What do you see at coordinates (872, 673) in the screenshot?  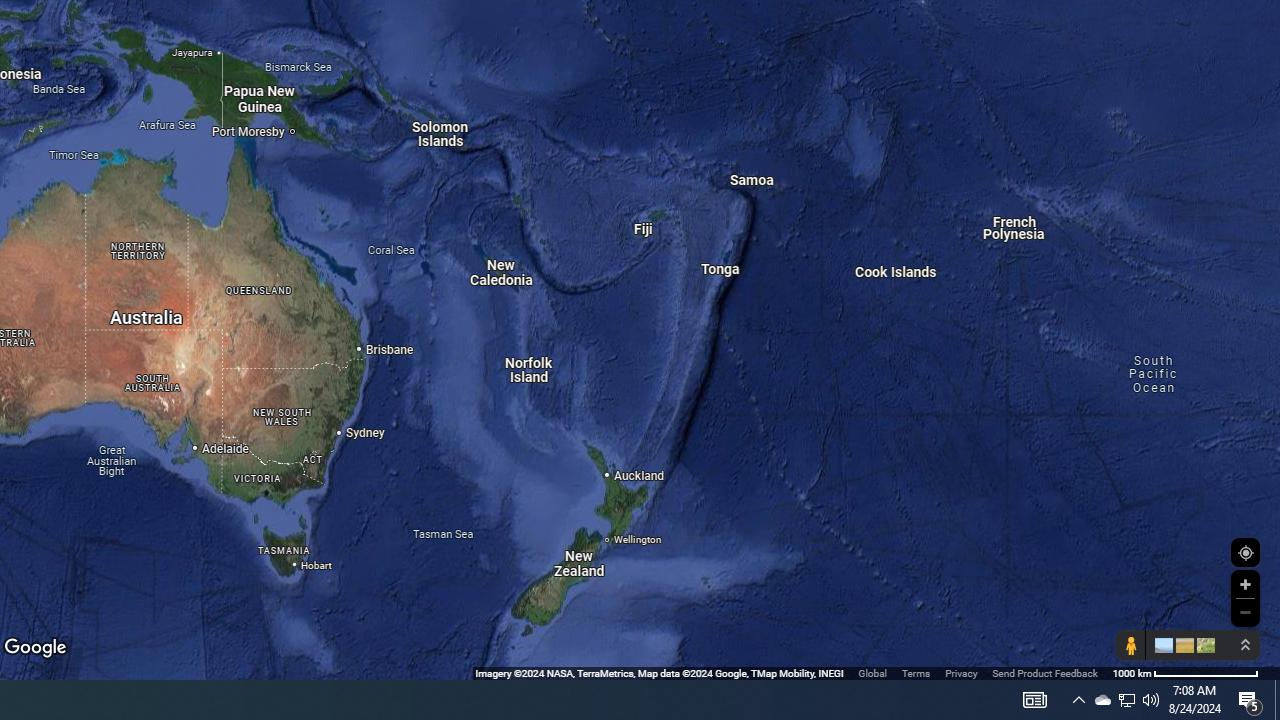 I see `'Global'` at bounding box center [872, 673].